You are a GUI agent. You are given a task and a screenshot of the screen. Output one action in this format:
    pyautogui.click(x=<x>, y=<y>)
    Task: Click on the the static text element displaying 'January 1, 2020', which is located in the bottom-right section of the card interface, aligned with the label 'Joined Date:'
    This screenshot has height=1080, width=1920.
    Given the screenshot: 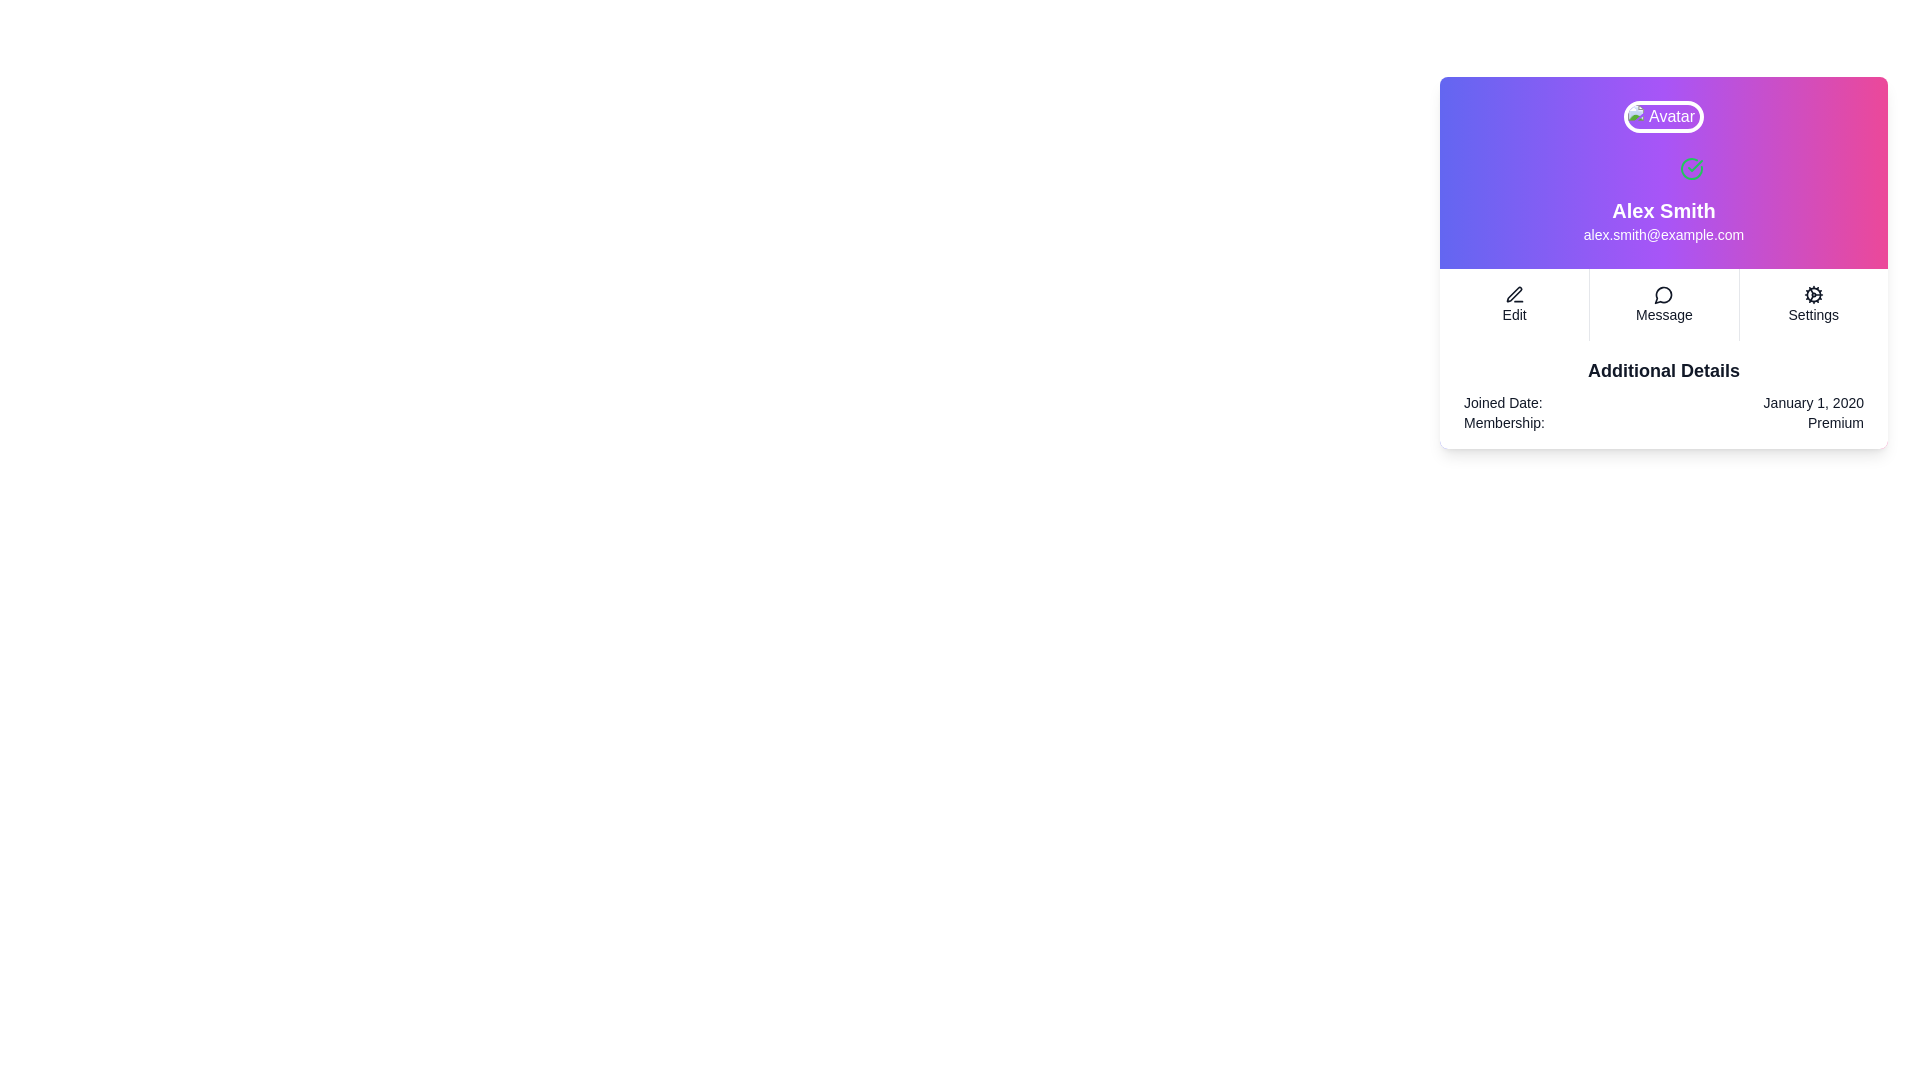 What is the action you would take?
    pyautogui.click(x=1813, y=402)
    